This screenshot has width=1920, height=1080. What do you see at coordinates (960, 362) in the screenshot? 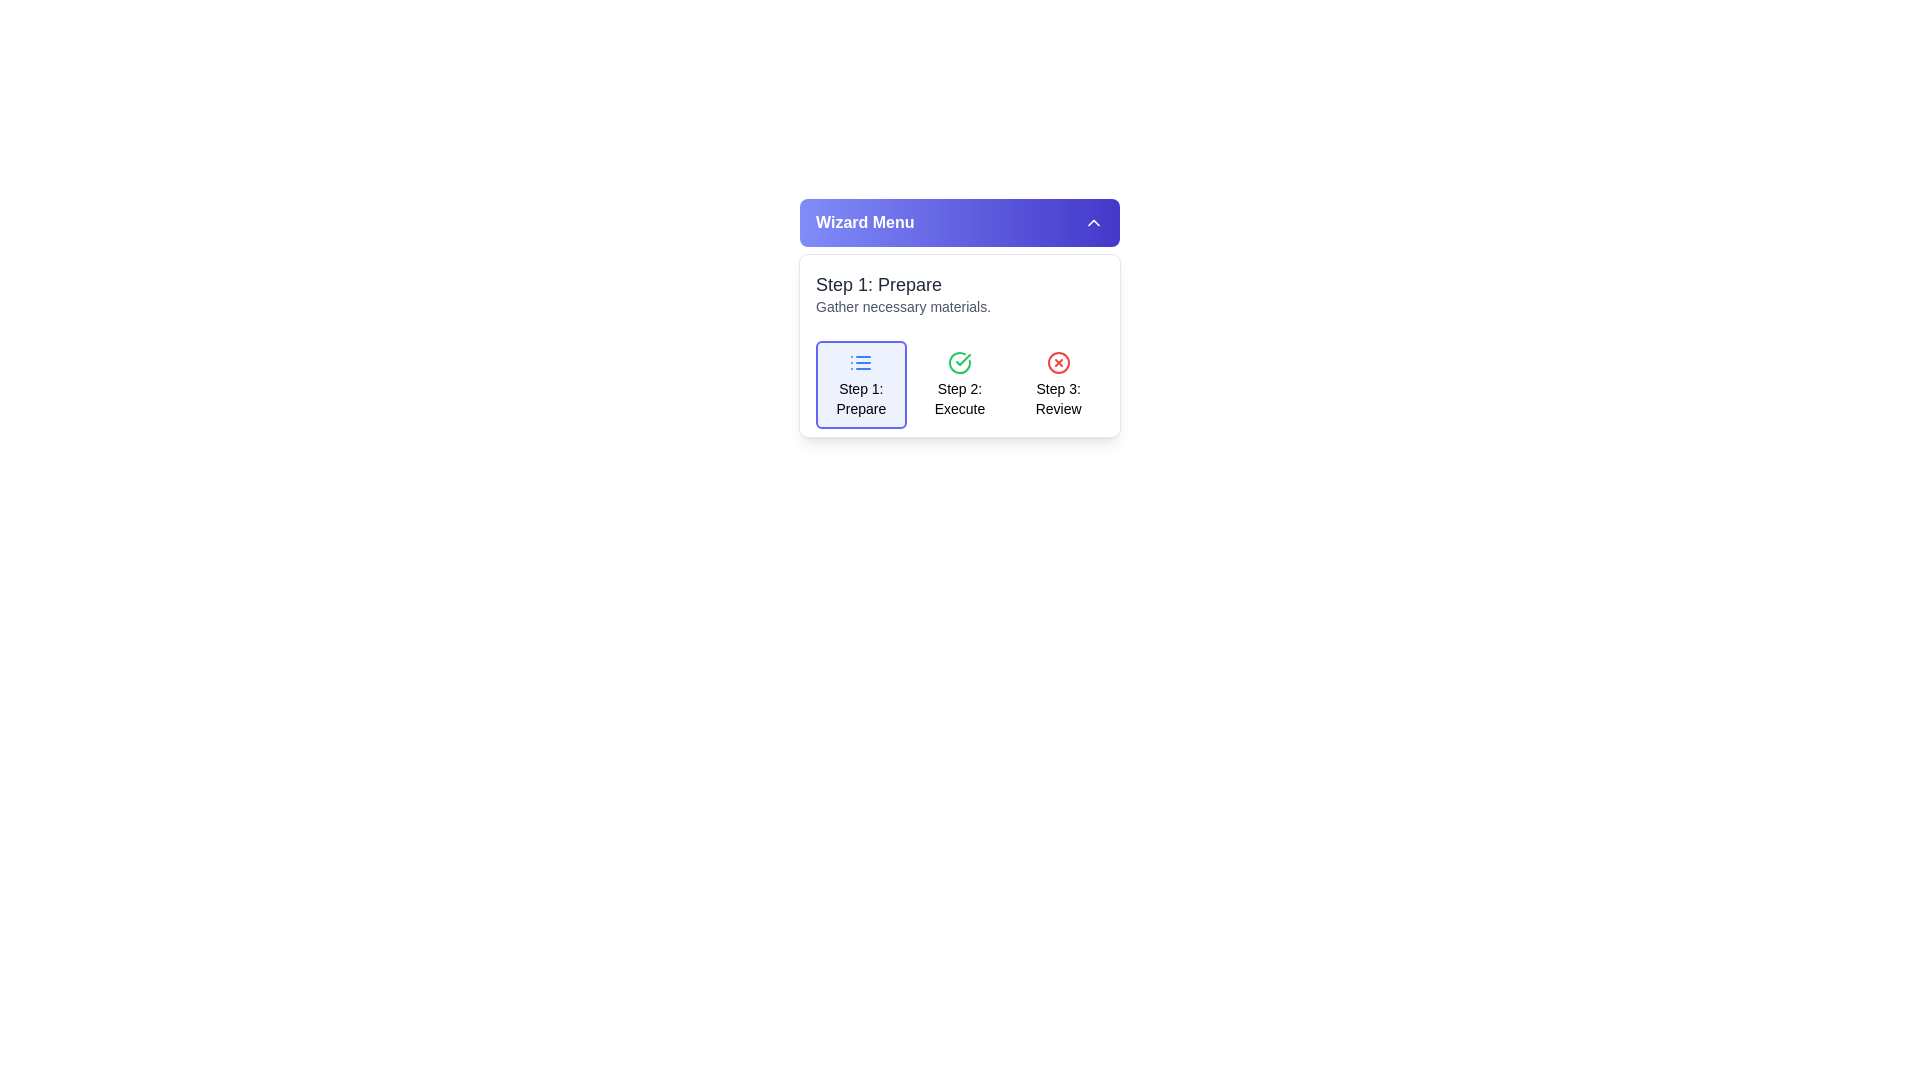
I see `the icon indicating readiness for 'Step 2: Execute' in the wizard flow to interact with this step` at bounding box center [960, 362].